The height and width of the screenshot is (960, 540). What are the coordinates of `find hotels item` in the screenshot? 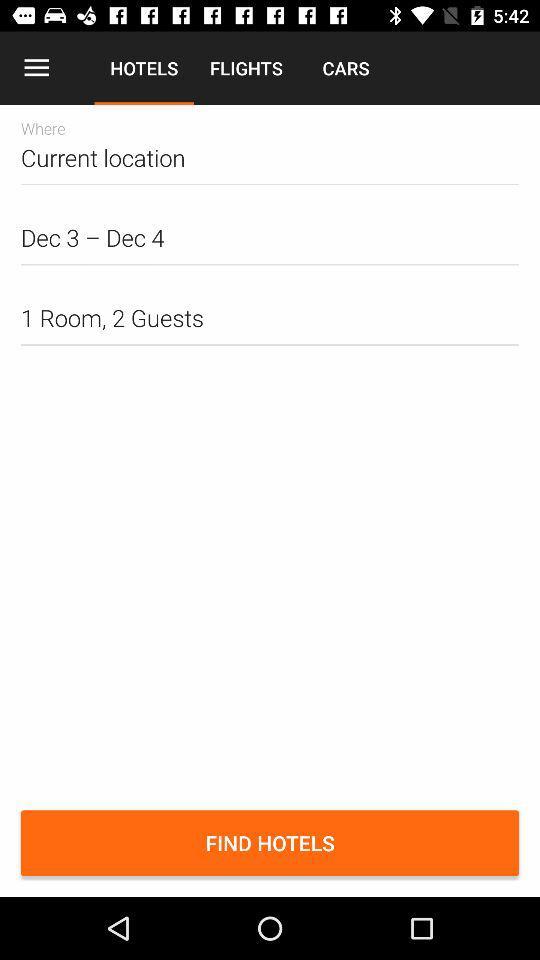 It's located at (270, 842).